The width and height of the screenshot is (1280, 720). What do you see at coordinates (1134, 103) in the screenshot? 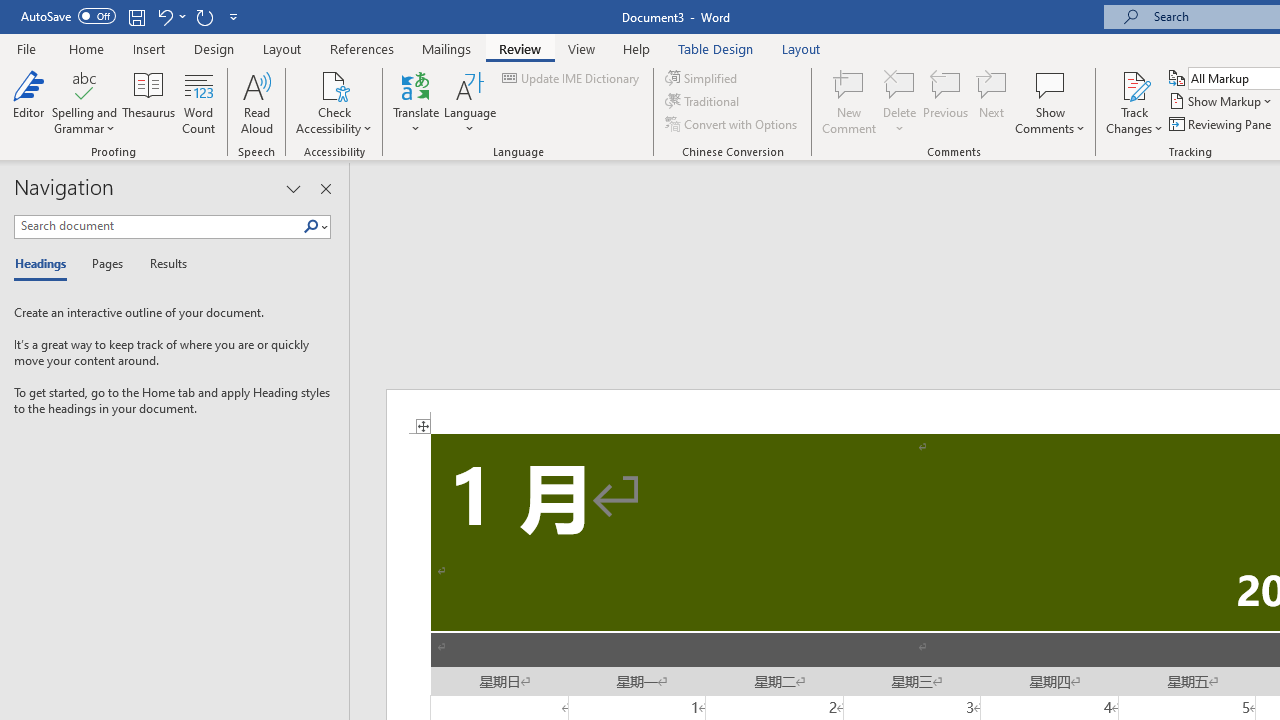
I see `'Track Changes'` at bounding box center [1134, 103].